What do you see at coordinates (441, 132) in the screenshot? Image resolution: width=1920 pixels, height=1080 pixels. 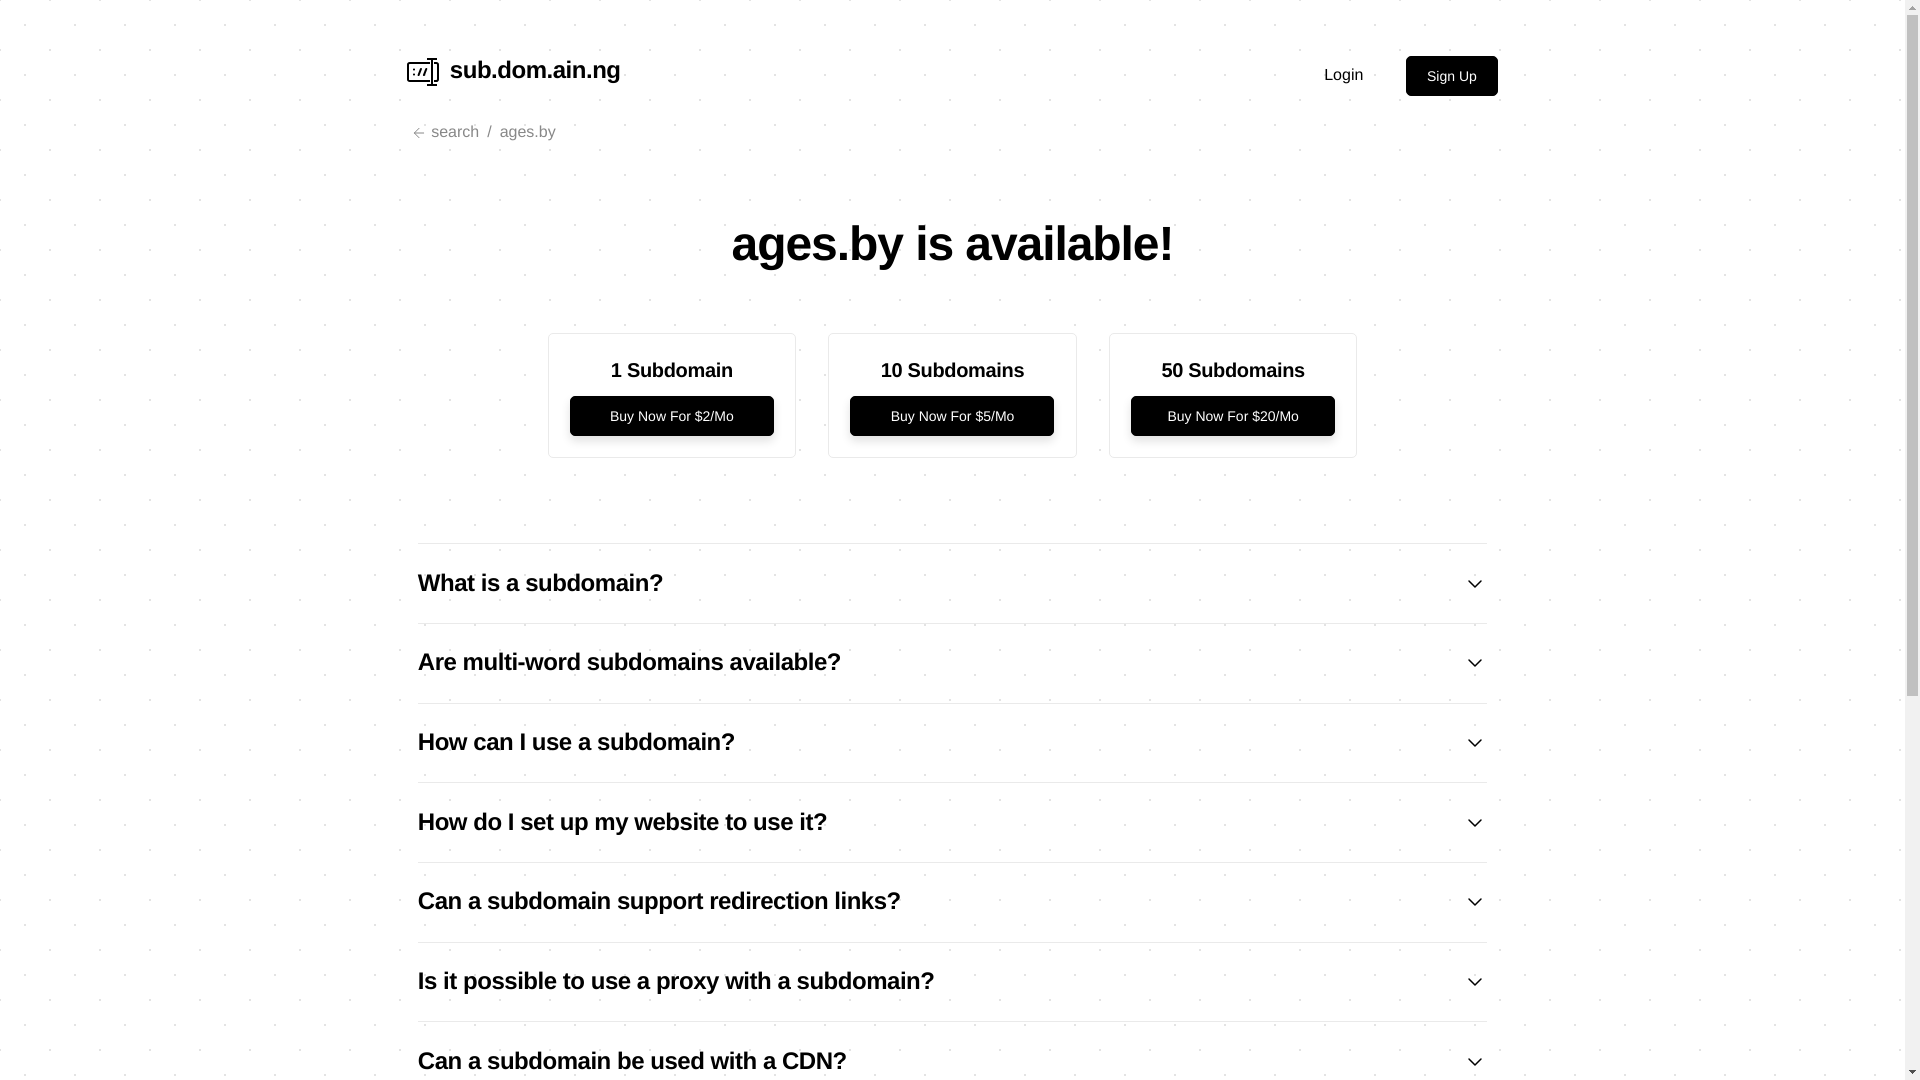 I see `'search'` at bounding box center [441, 132].